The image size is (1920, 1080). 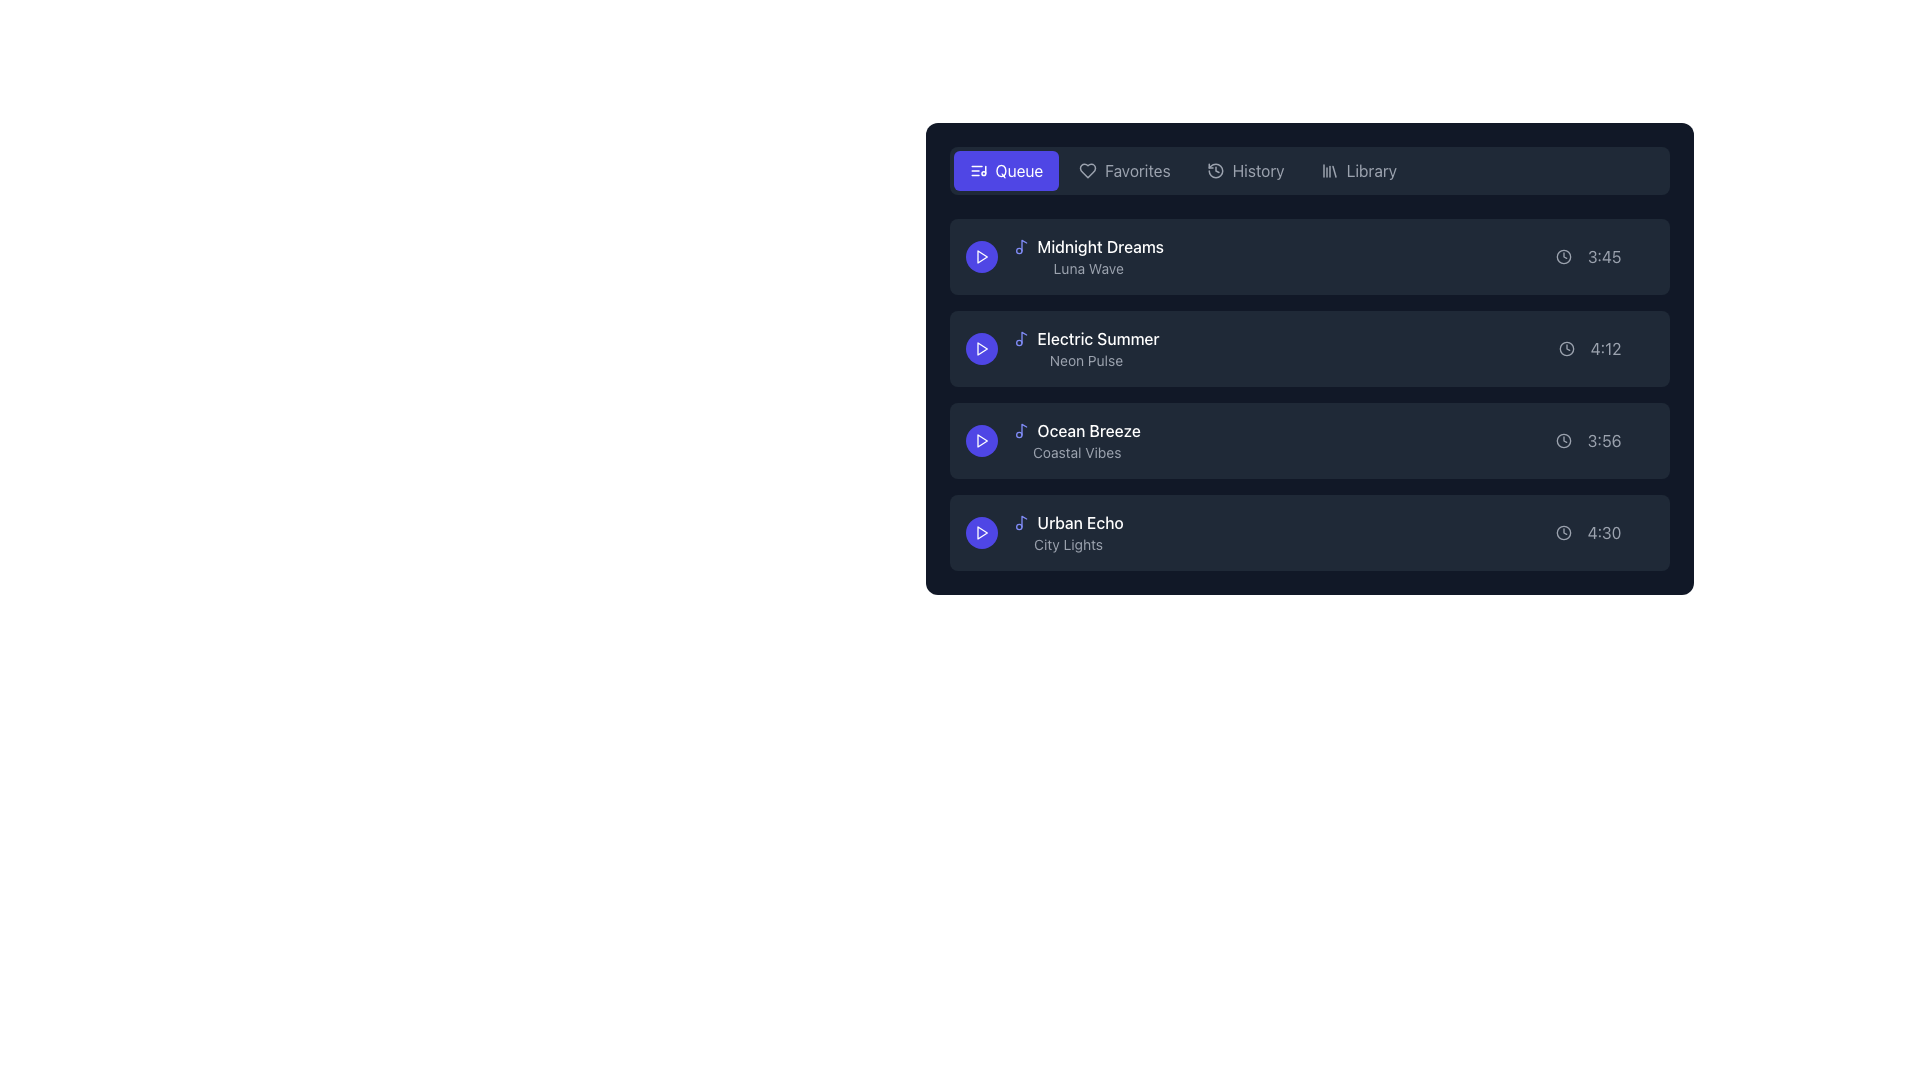 I want to click on the text label displaying 'Neon Pulse', which is a small light gray font subtitle located beneath 'Electric Summer' in a vertical list of items, so click(x=1085, y=361).